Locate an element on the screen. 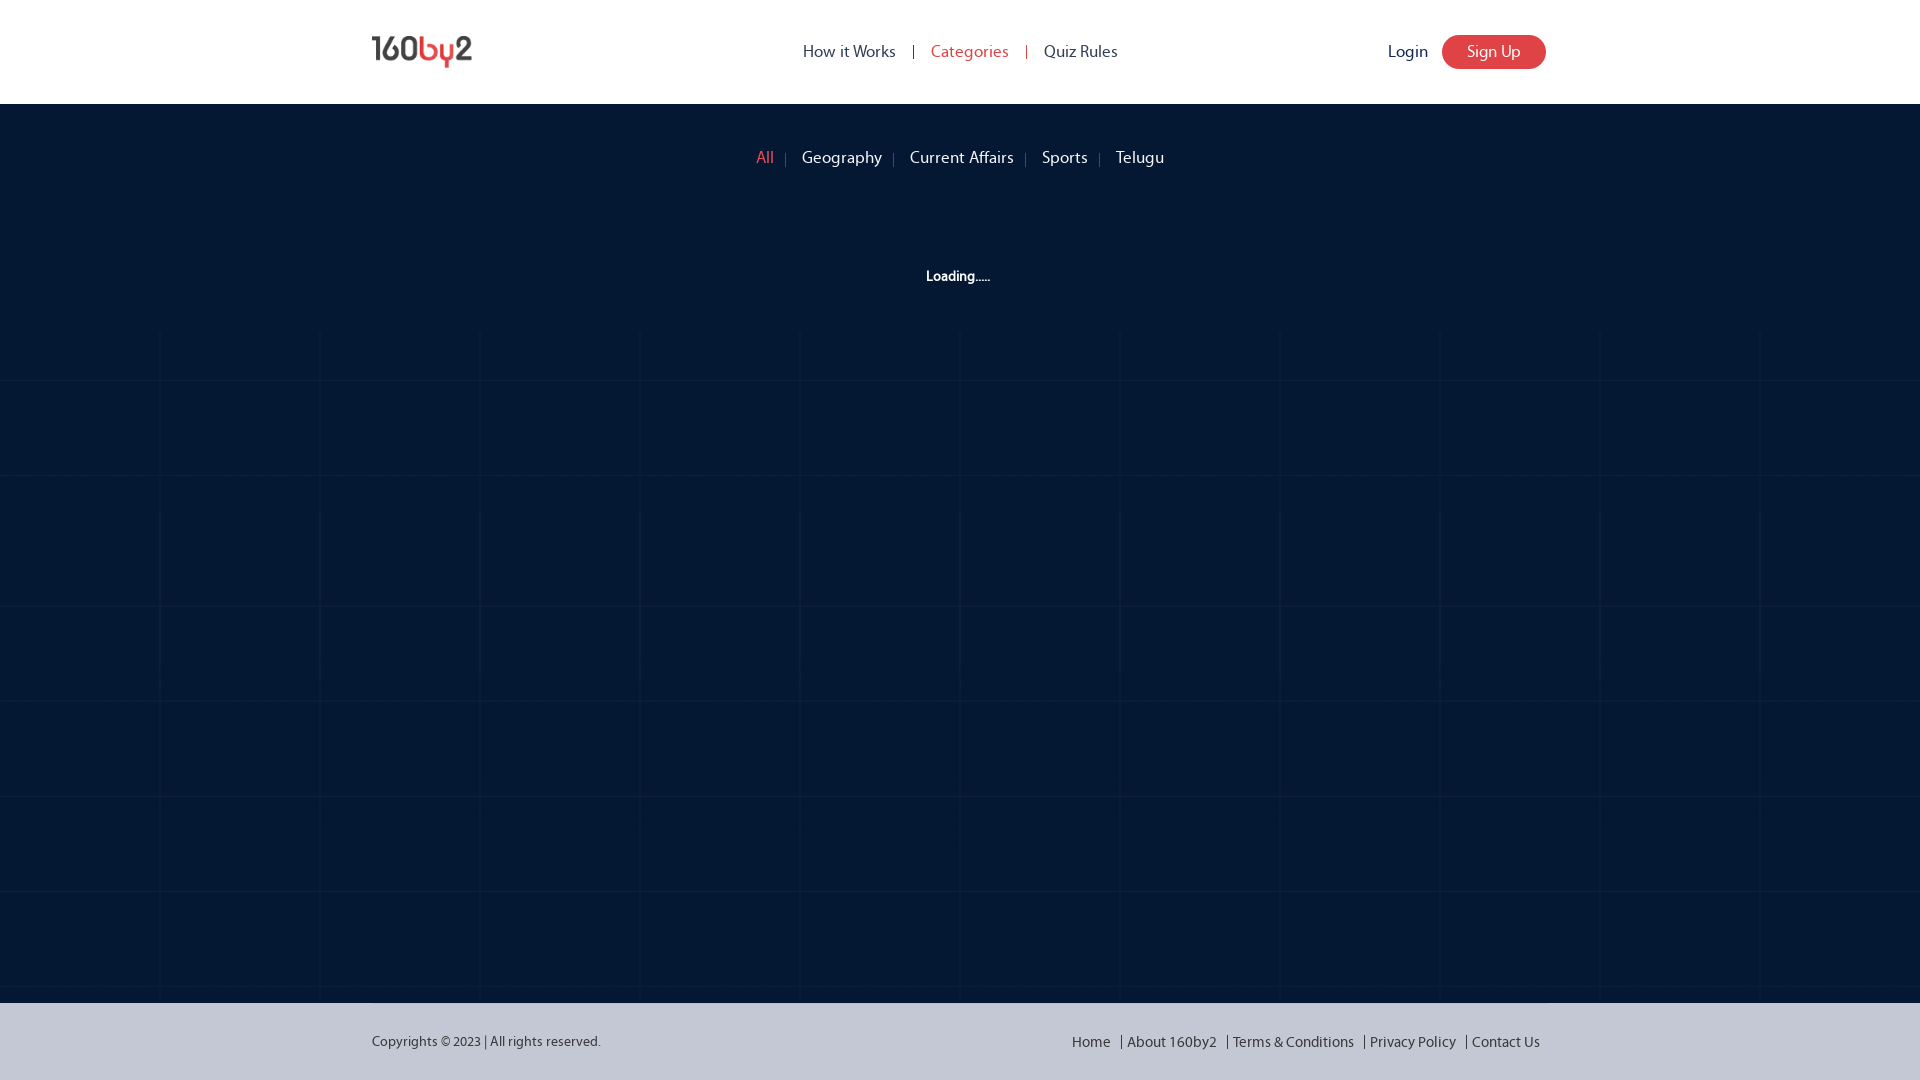  'How it Works' is located at coordinates (848, 50).